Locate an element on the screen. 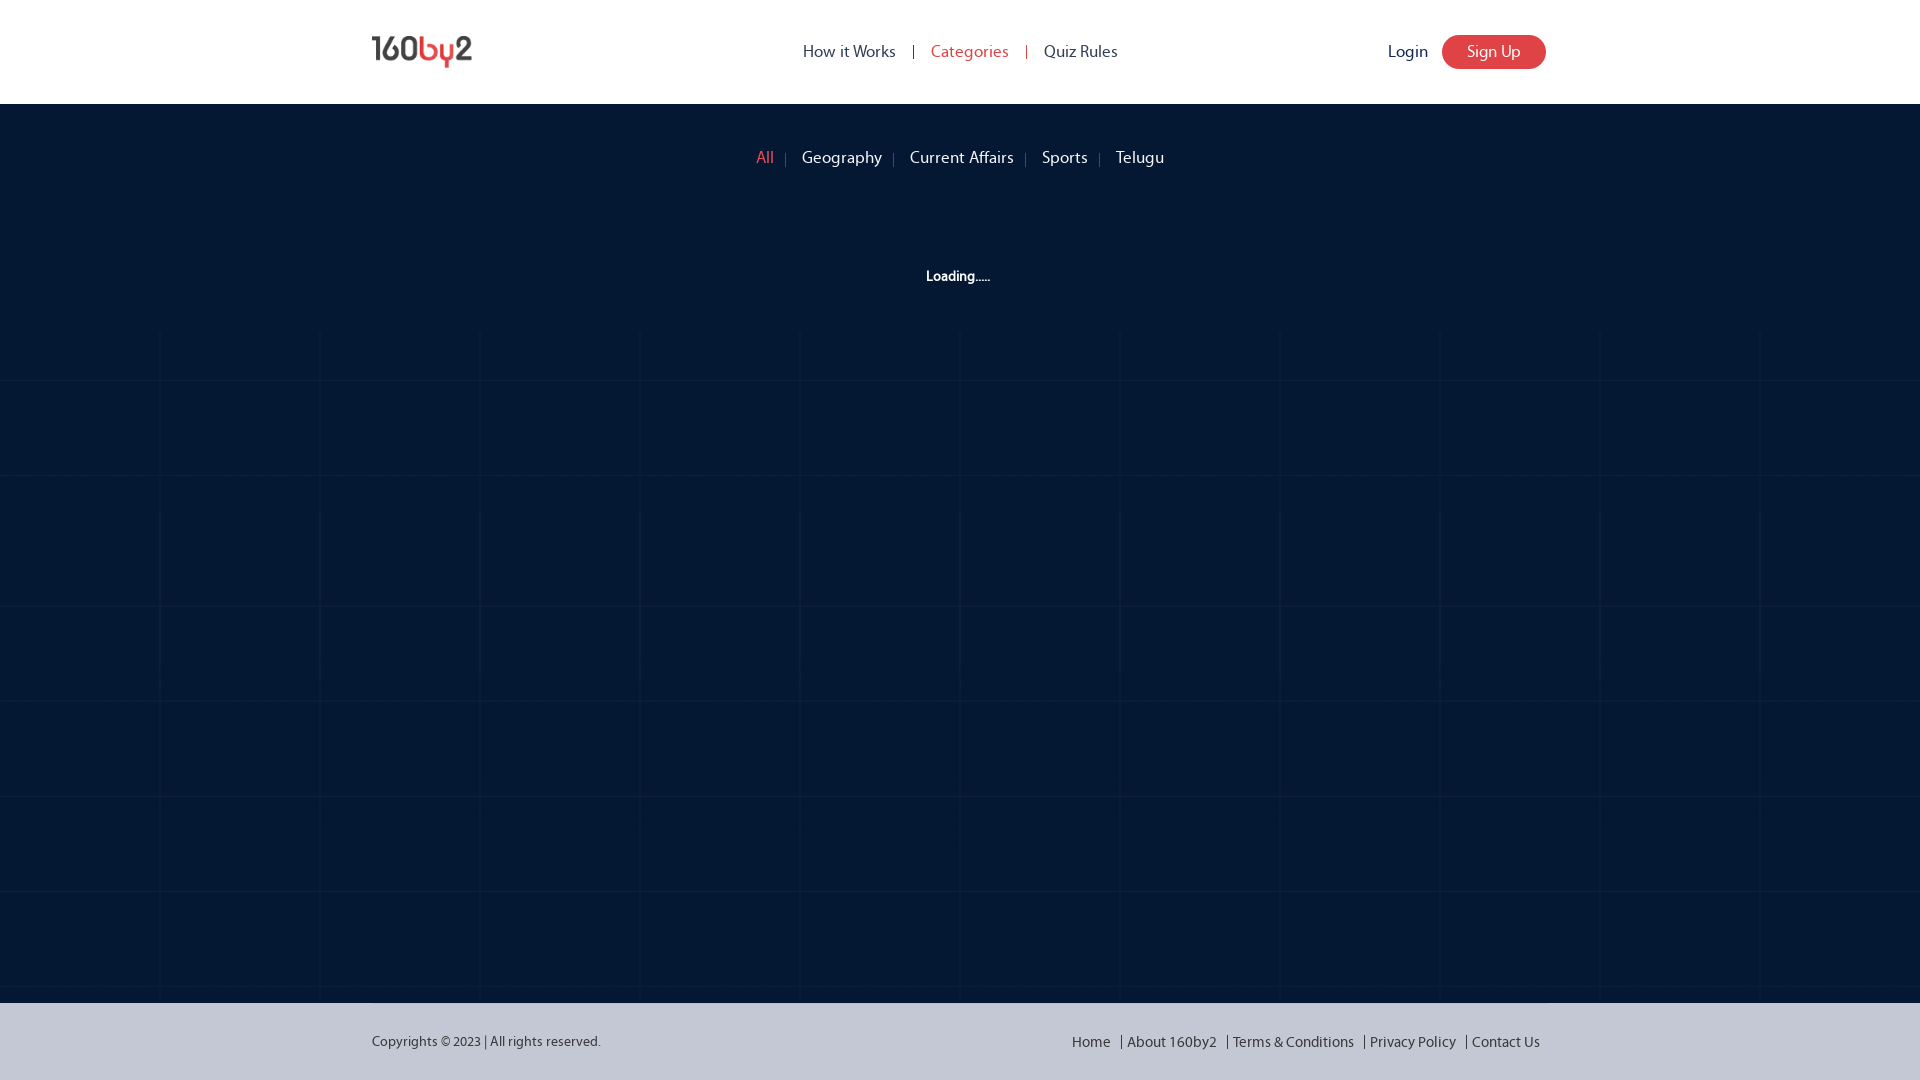  'How it Works' is located at coordinates (848, 50).